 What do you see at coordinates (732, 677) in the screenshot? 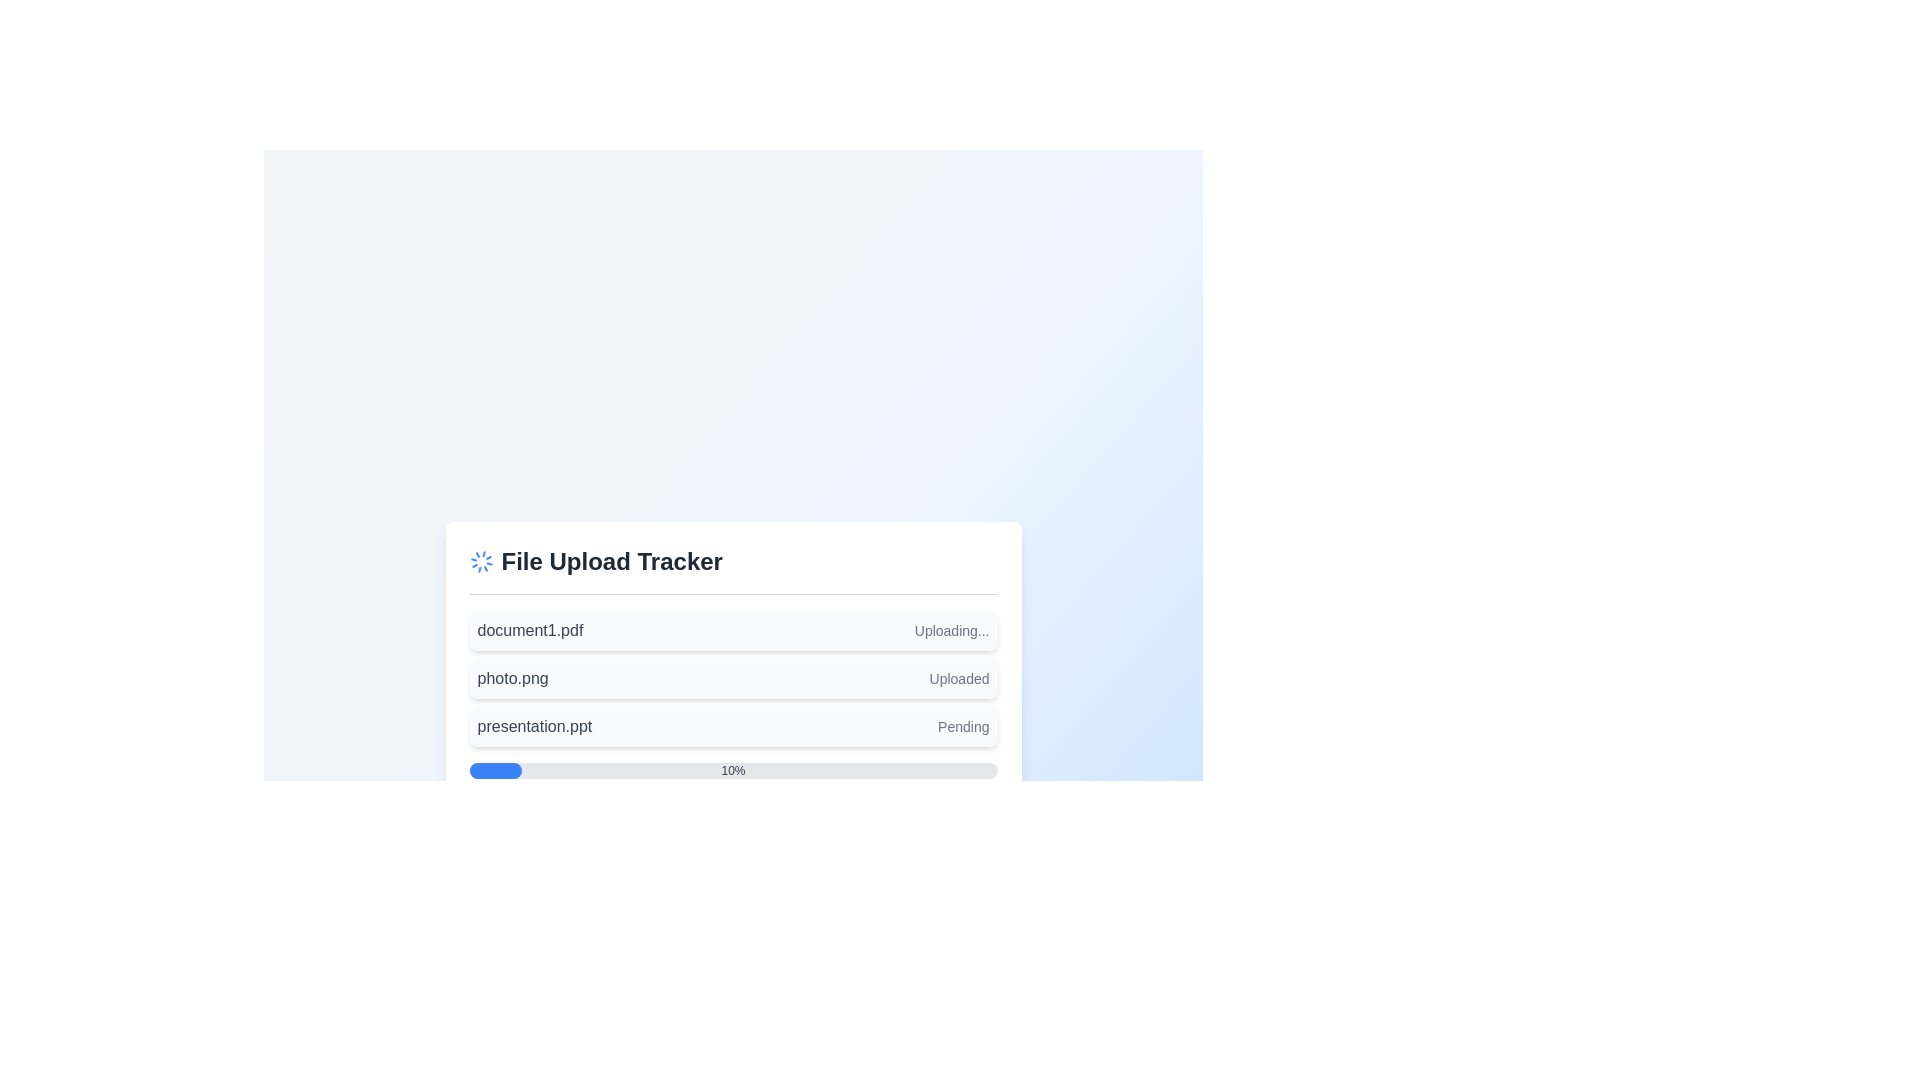
I see `the informative status display bar showing 'photo.png' on the left and 'Uploaded' on the right` at bounding box center [732, 677].